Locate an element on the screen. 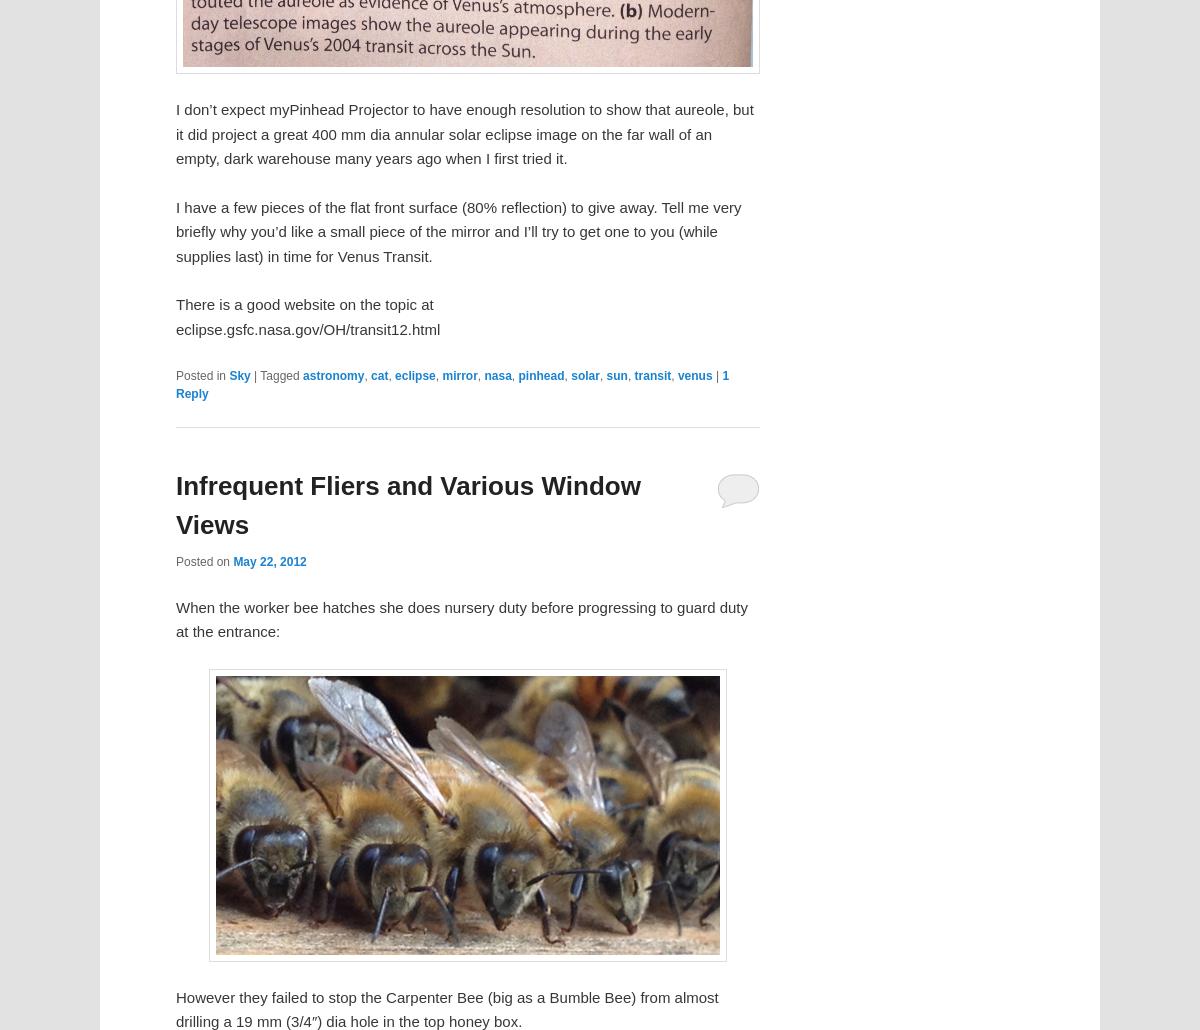 This screenshot has height=1030, width=1200. 'Tagged' is located at coordinates (259, 375).